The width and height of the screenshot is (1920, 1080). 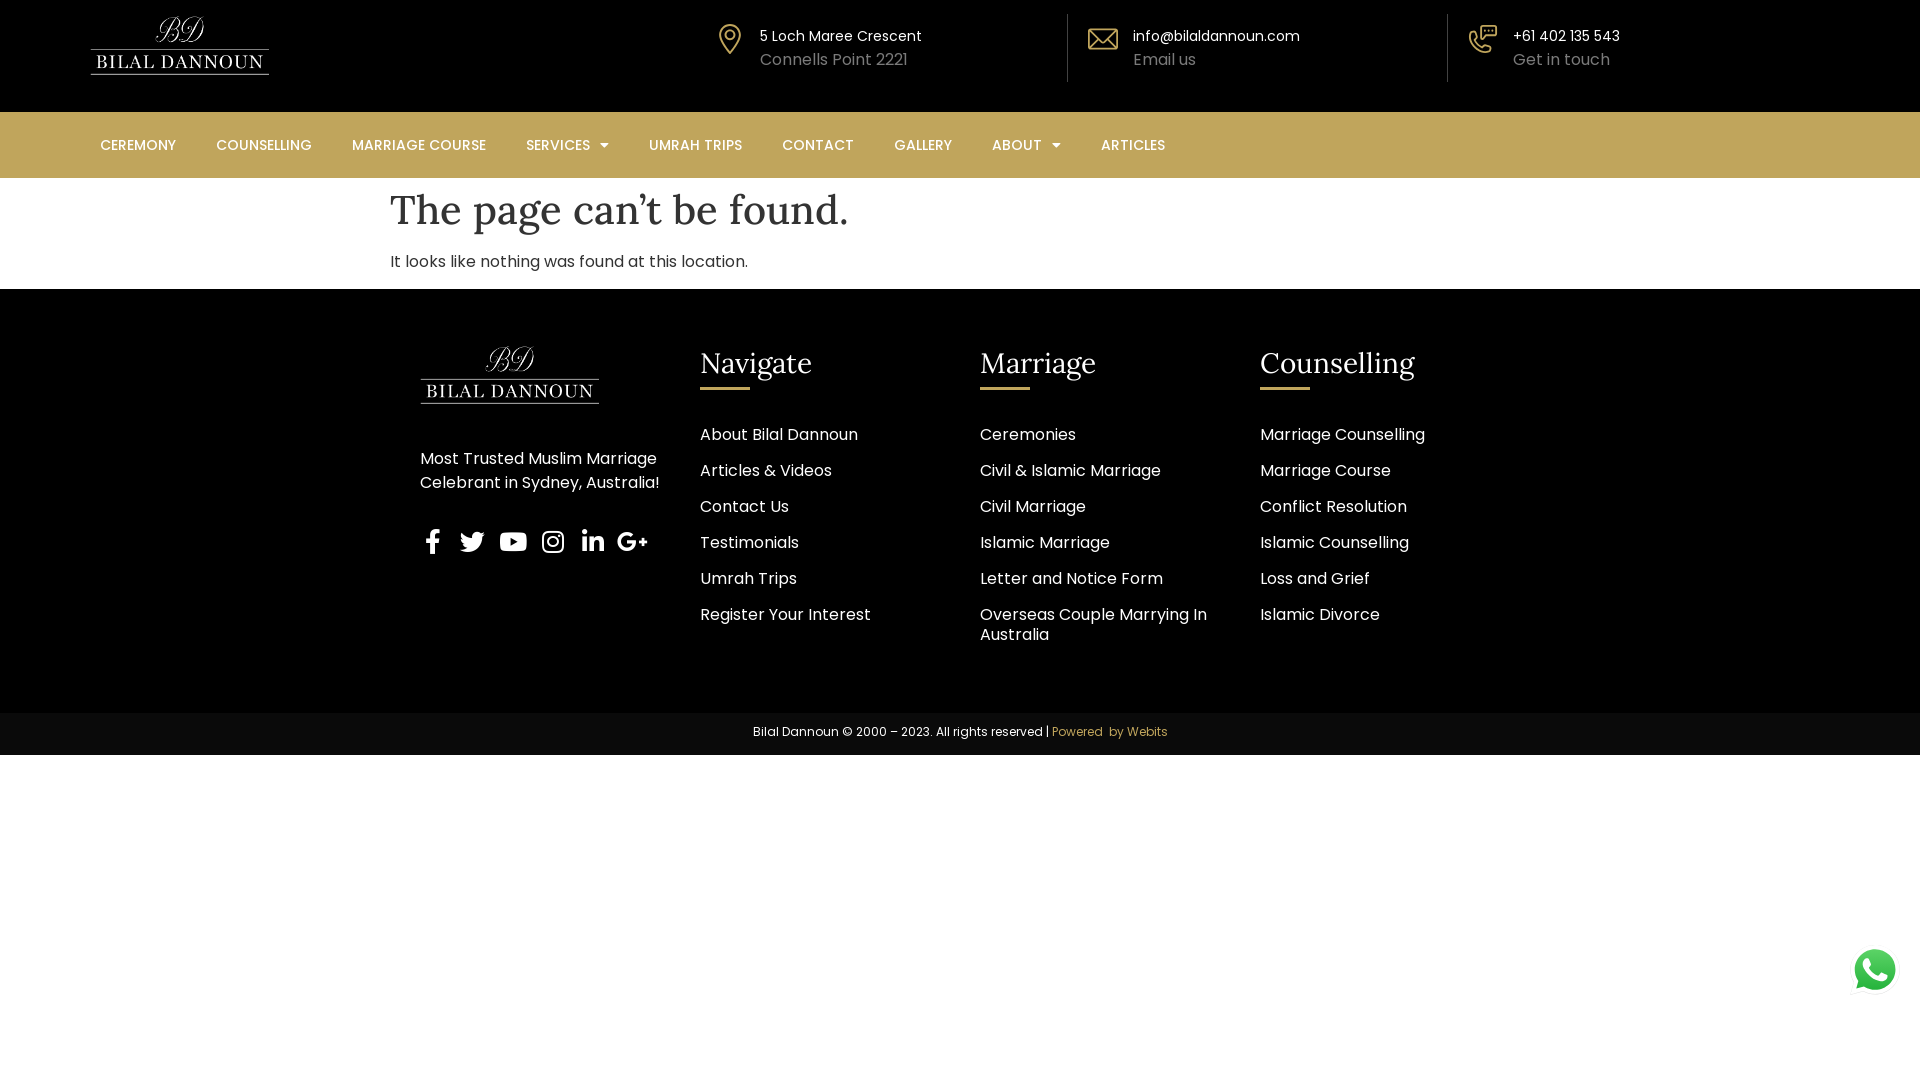 What do you see at coordinates (1098, 505) in the screenshot?
I see `'Civil Marriage'` at bounding box center [1098, 505].